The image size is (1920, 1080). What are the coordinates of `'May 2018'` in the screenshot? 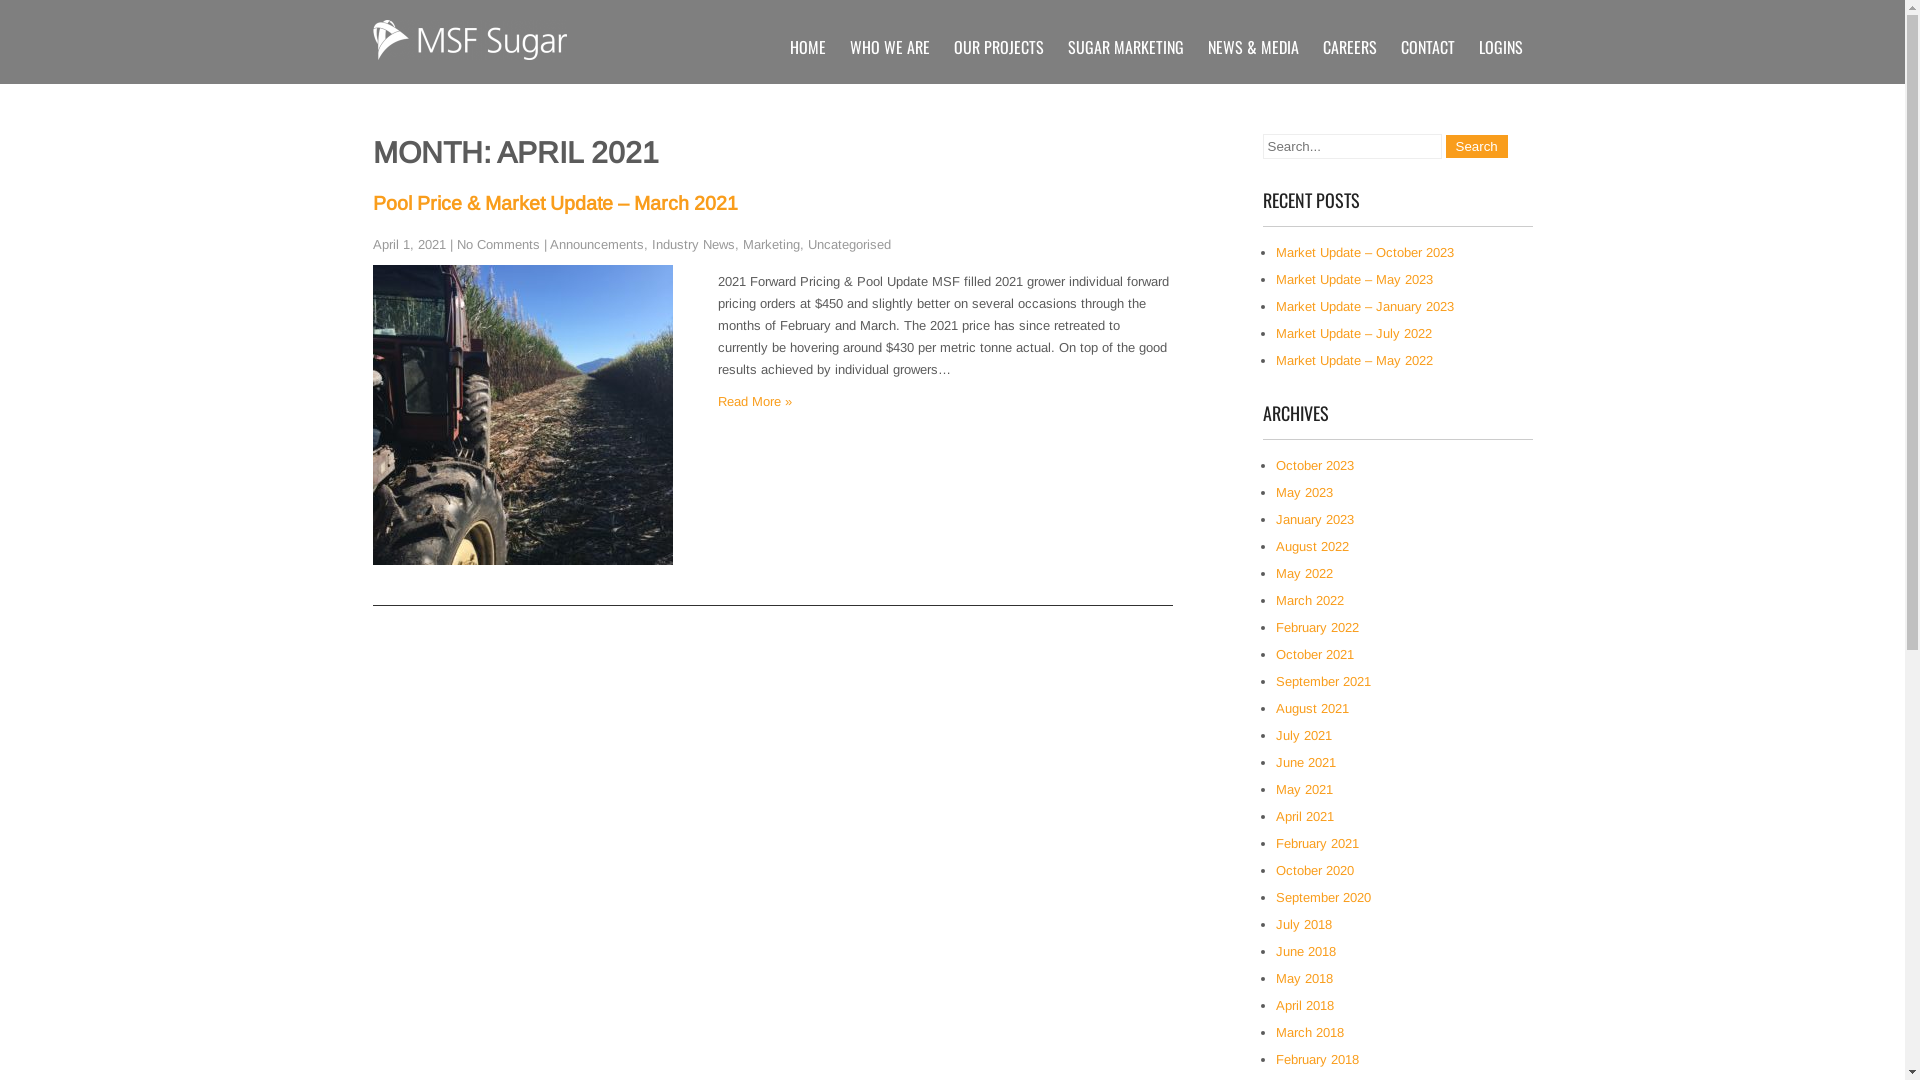 It's located at (1275, 977).